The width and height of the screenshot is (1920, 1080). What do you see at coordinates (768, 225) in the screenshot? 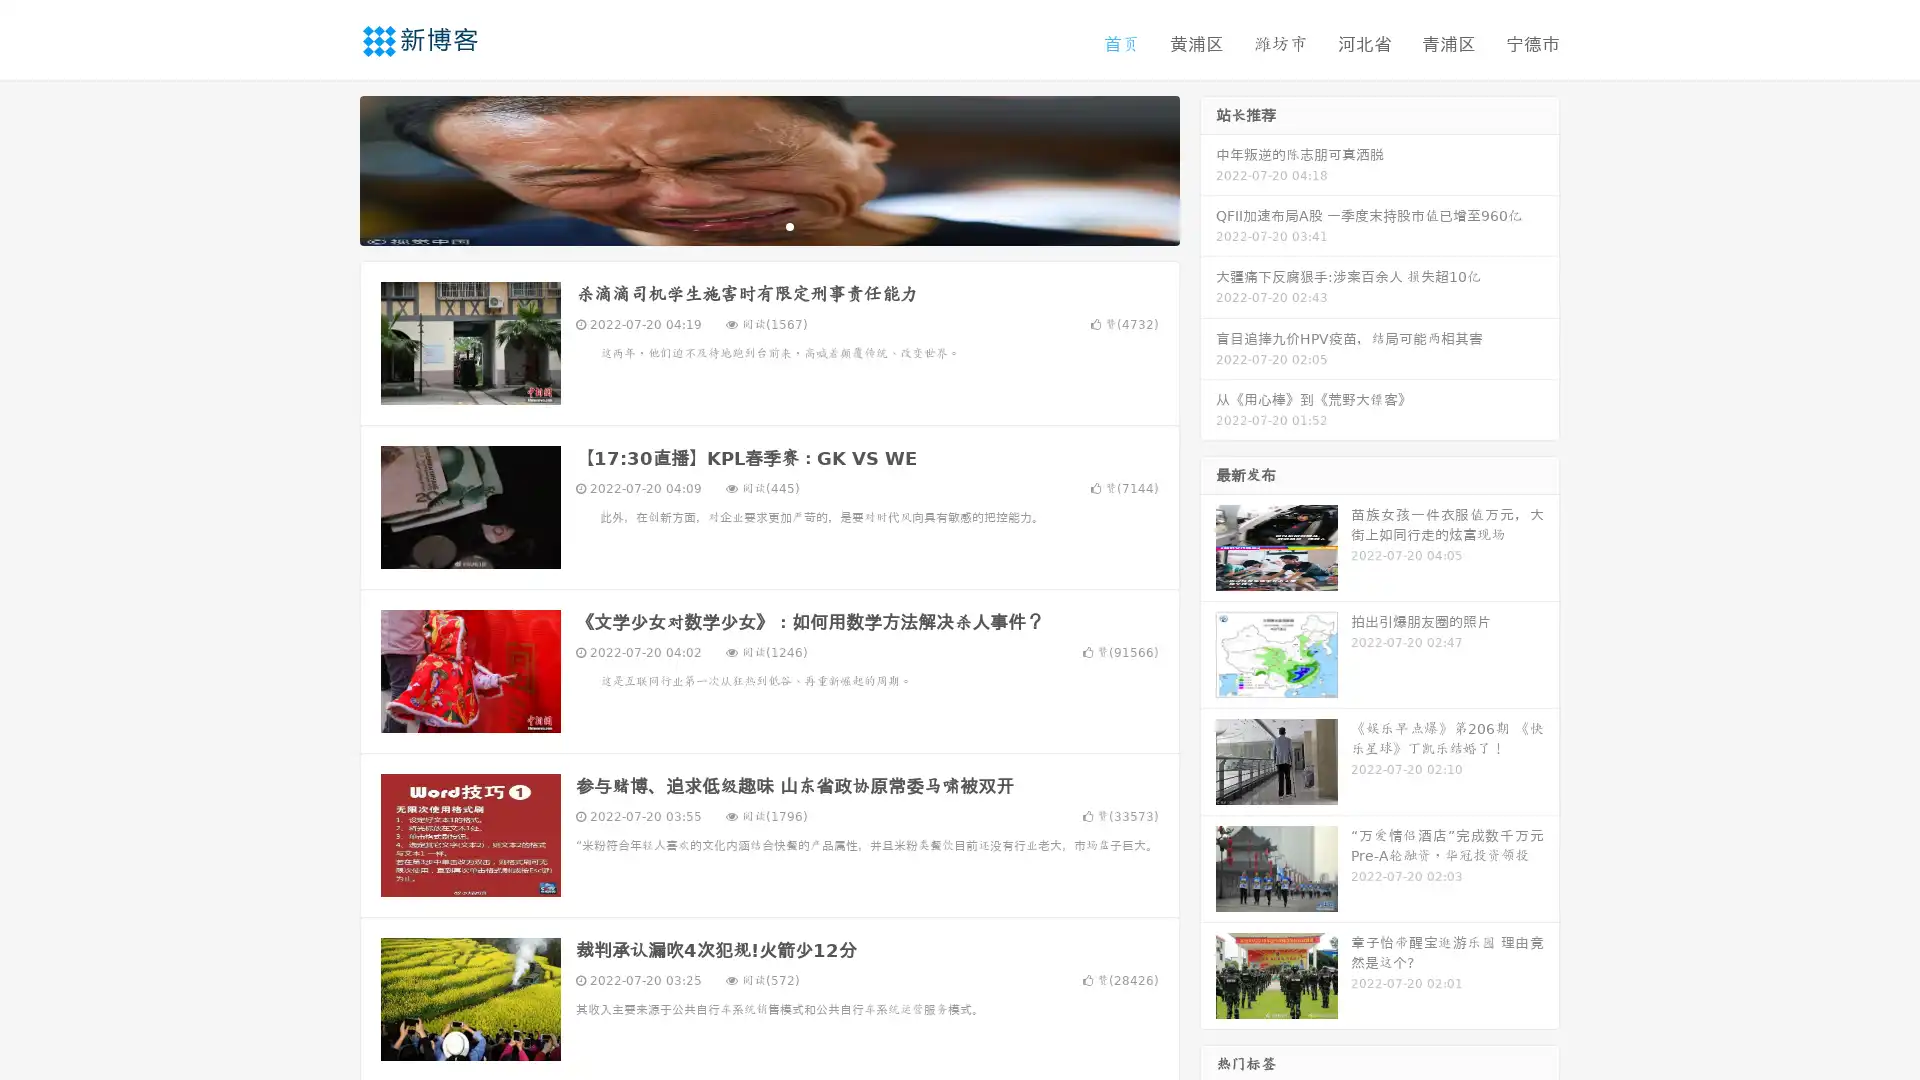
I see `Go to slide 2` at bounding box center [768, 225].